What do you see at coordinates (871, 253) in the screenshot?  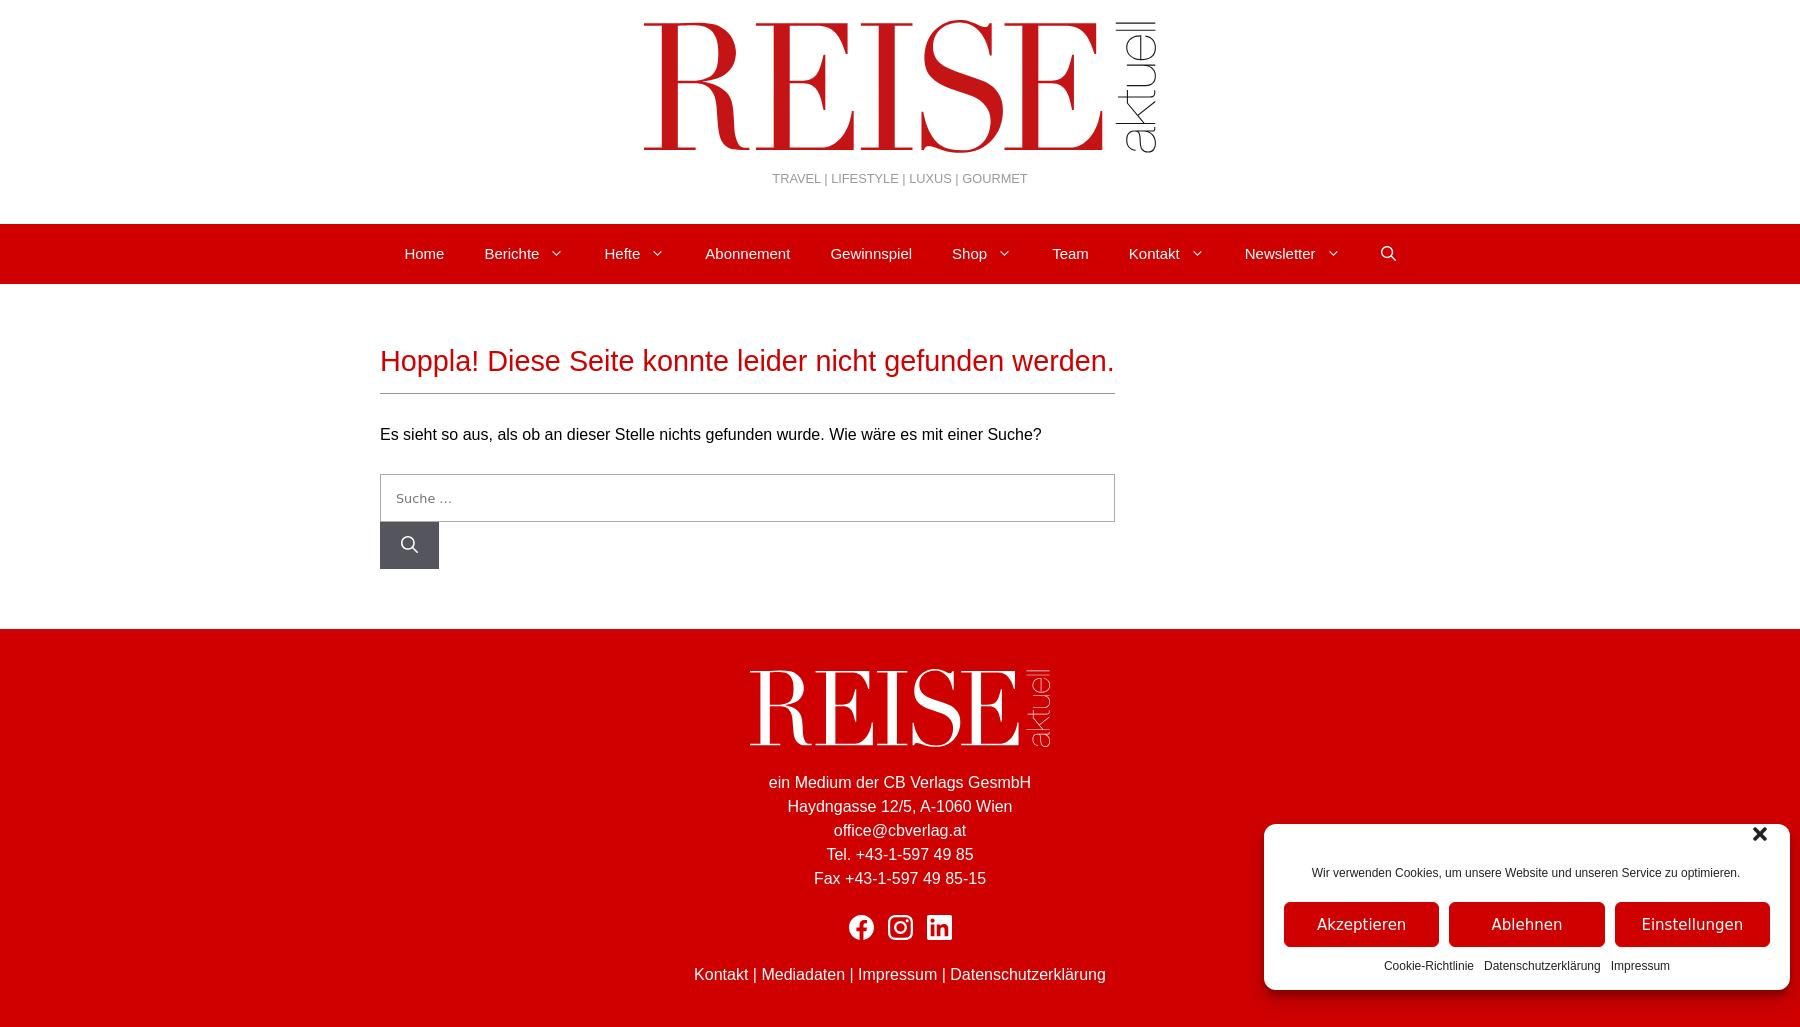 I see `'Gewinnspiel'` at bounding box center [871, 253].